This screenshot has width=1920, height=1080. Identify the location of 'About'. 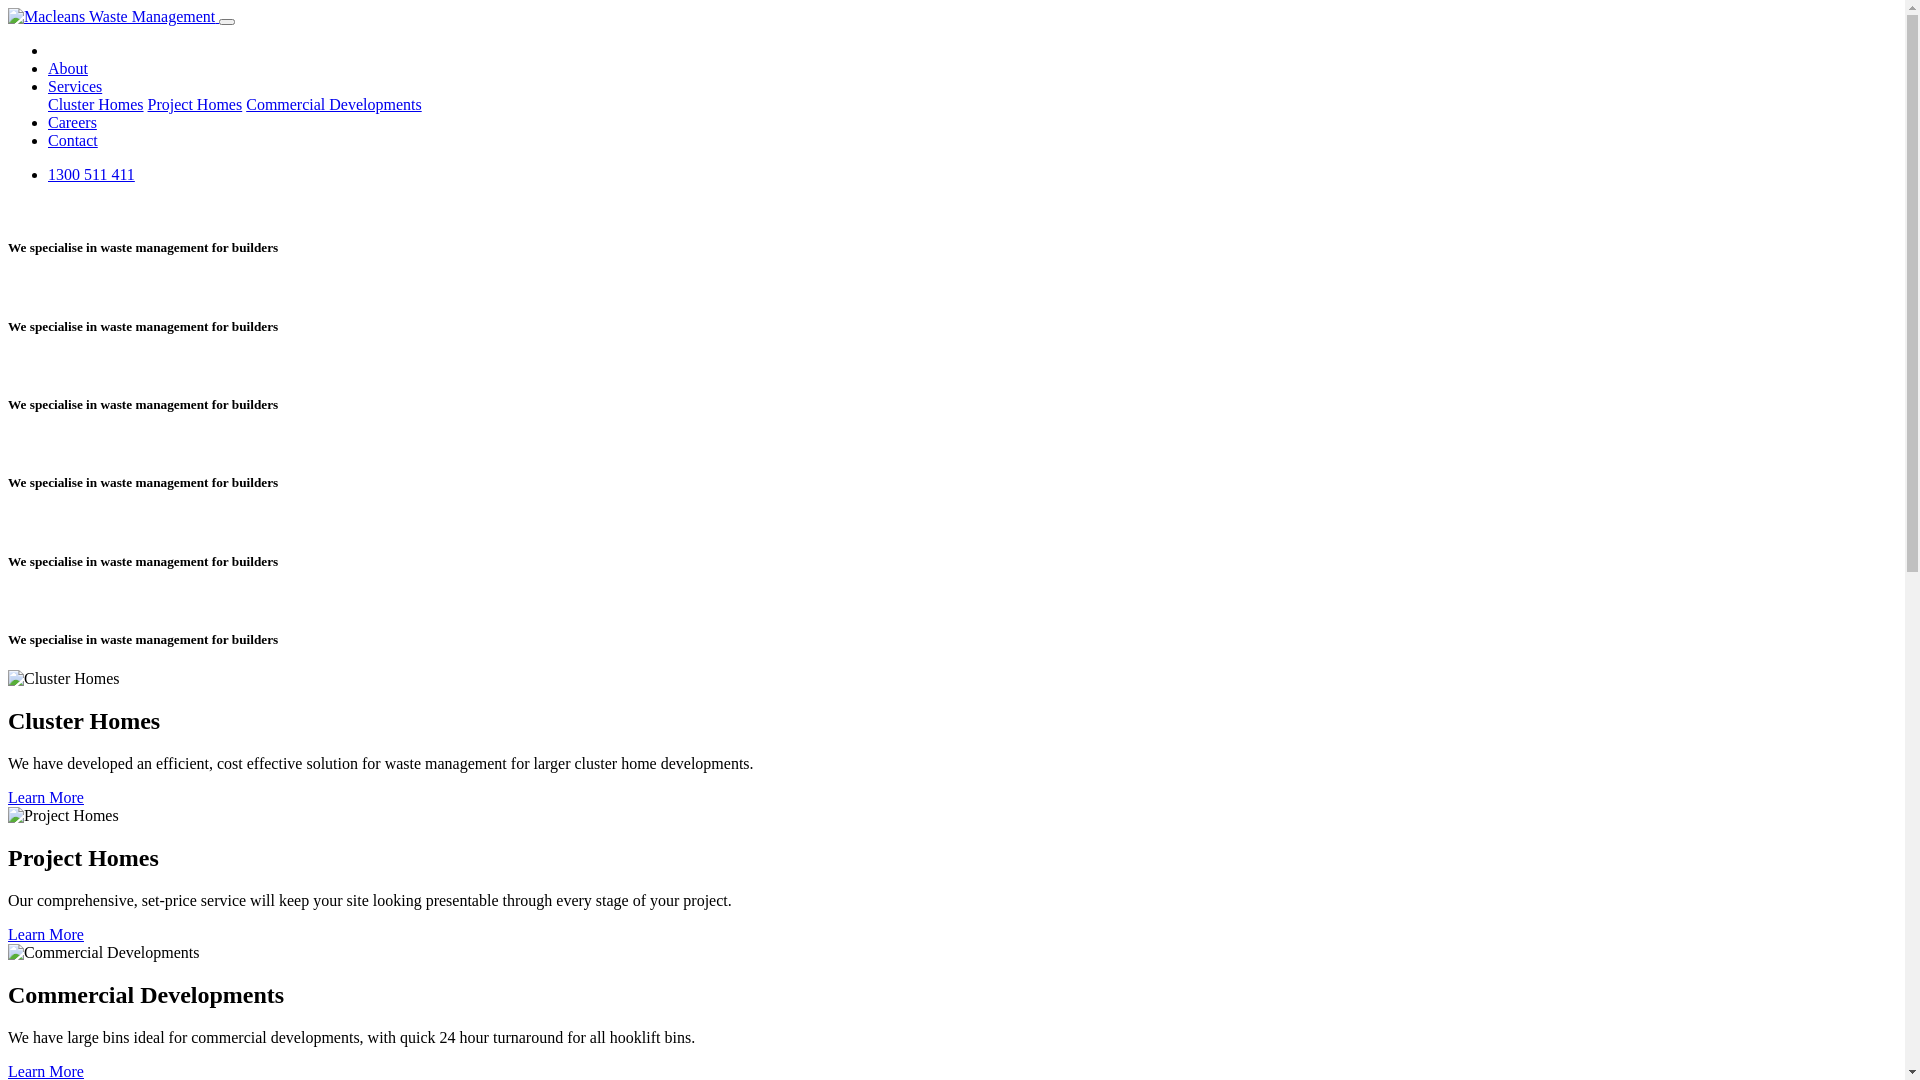
(67, 67).